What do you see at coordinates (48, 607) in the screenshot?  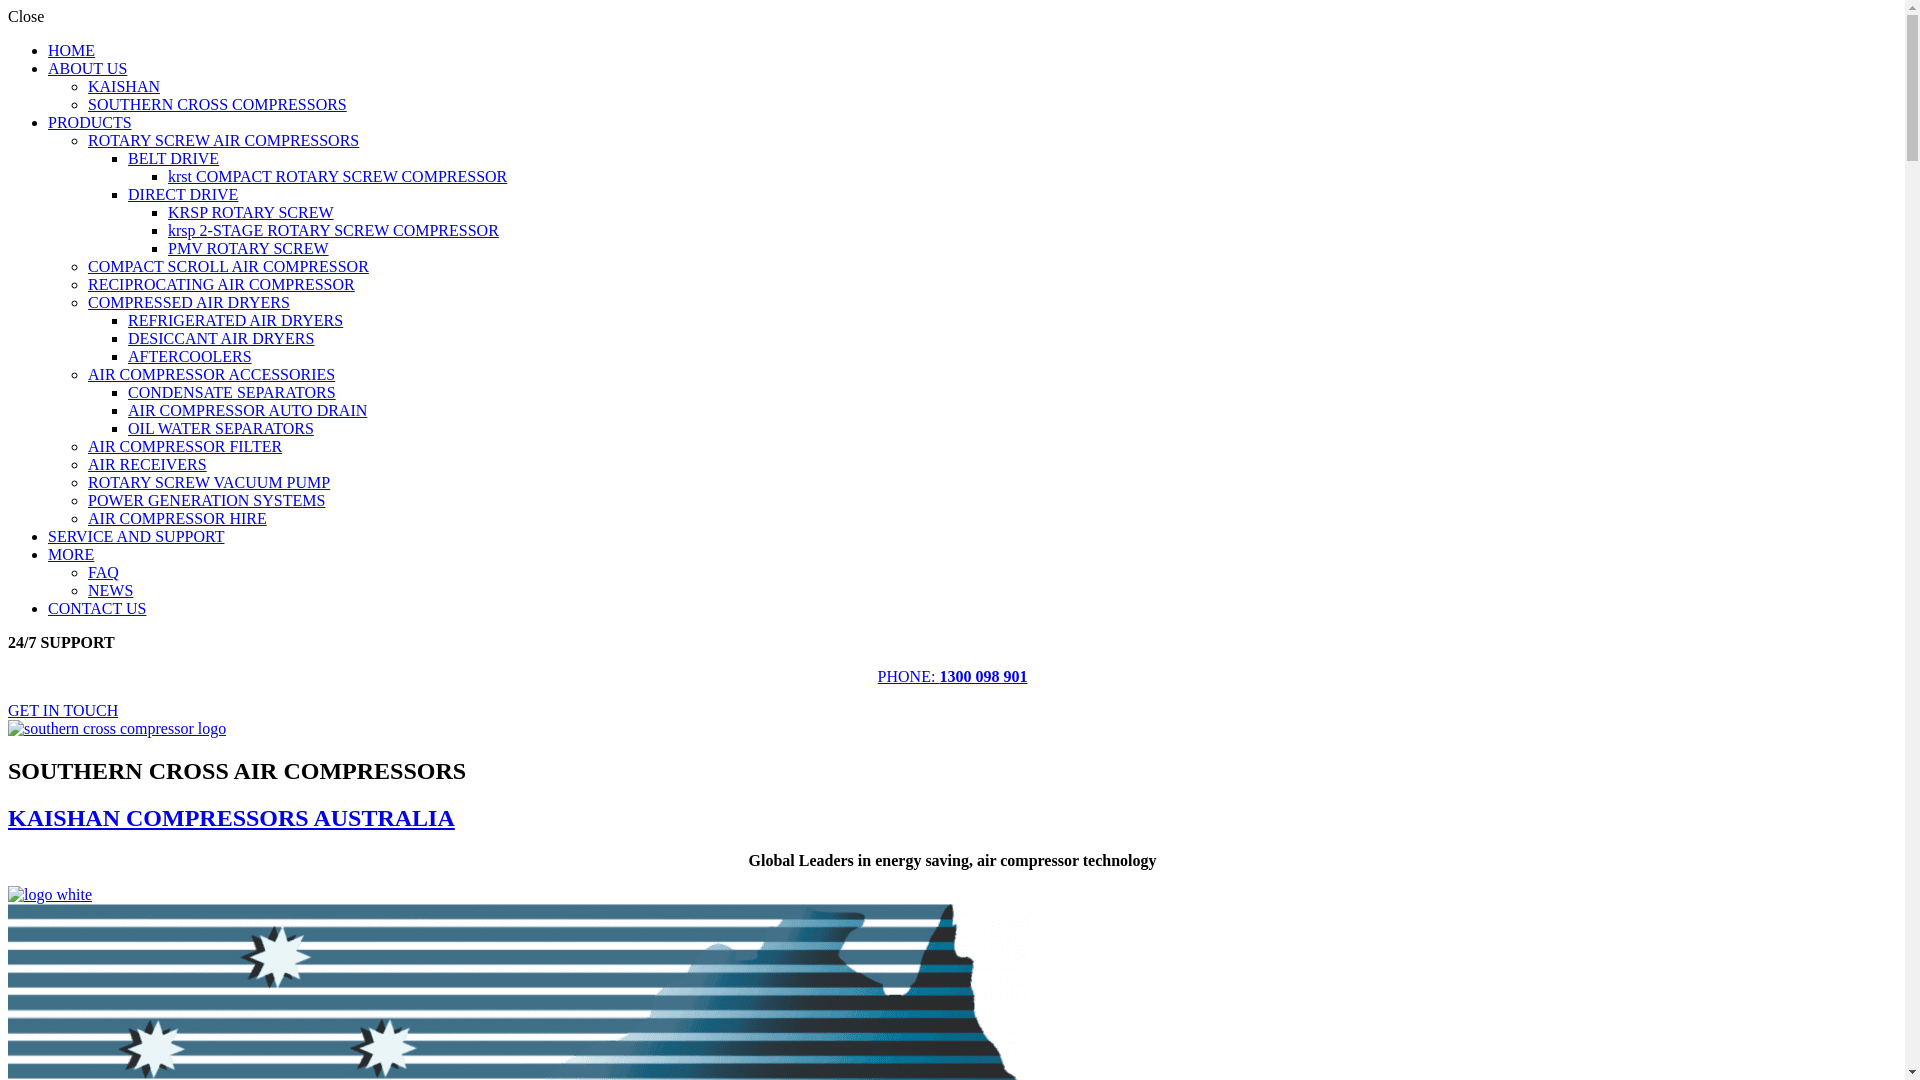 I see `'CONTACT US'` at bounding box center [48, 607].